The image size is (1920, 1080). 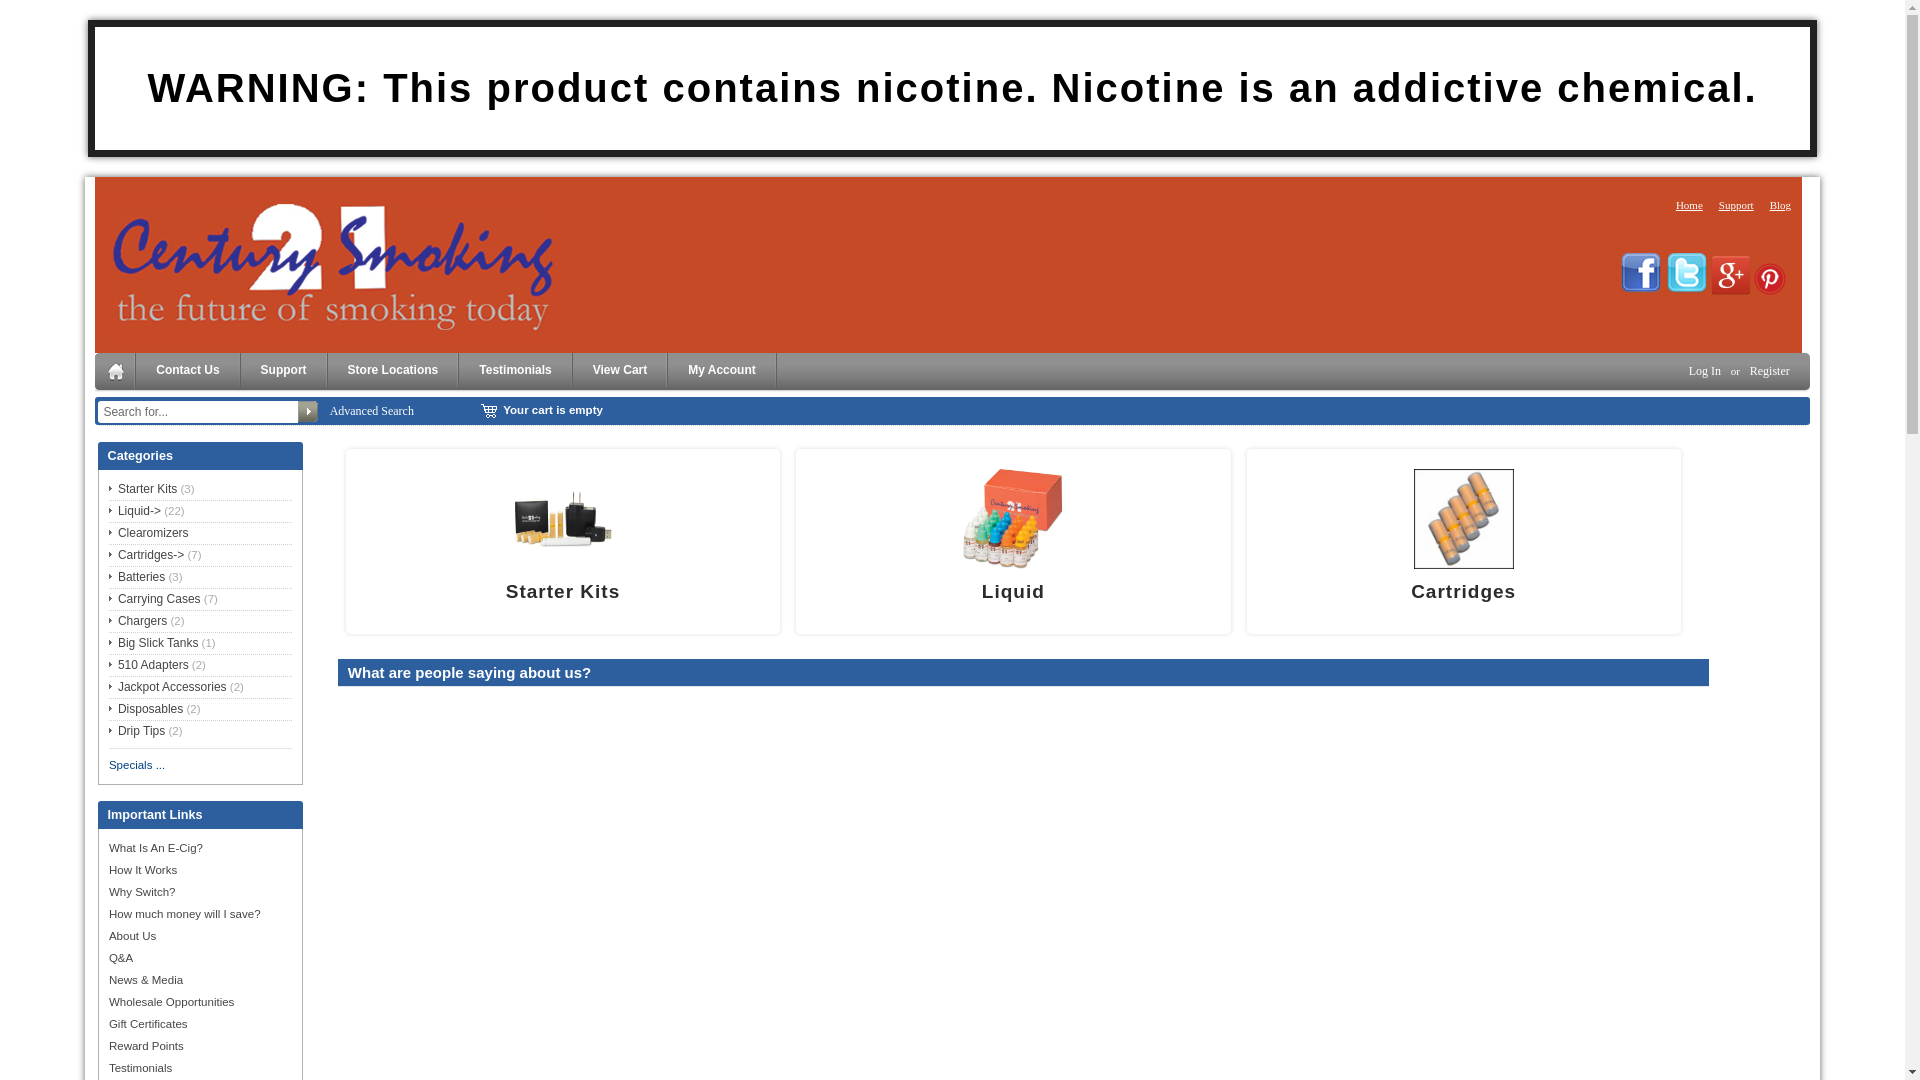 What do you see at coordinates (505, 590) in the screenshot?
I see `'Starter Kits'` at bounding box center [505, 590].